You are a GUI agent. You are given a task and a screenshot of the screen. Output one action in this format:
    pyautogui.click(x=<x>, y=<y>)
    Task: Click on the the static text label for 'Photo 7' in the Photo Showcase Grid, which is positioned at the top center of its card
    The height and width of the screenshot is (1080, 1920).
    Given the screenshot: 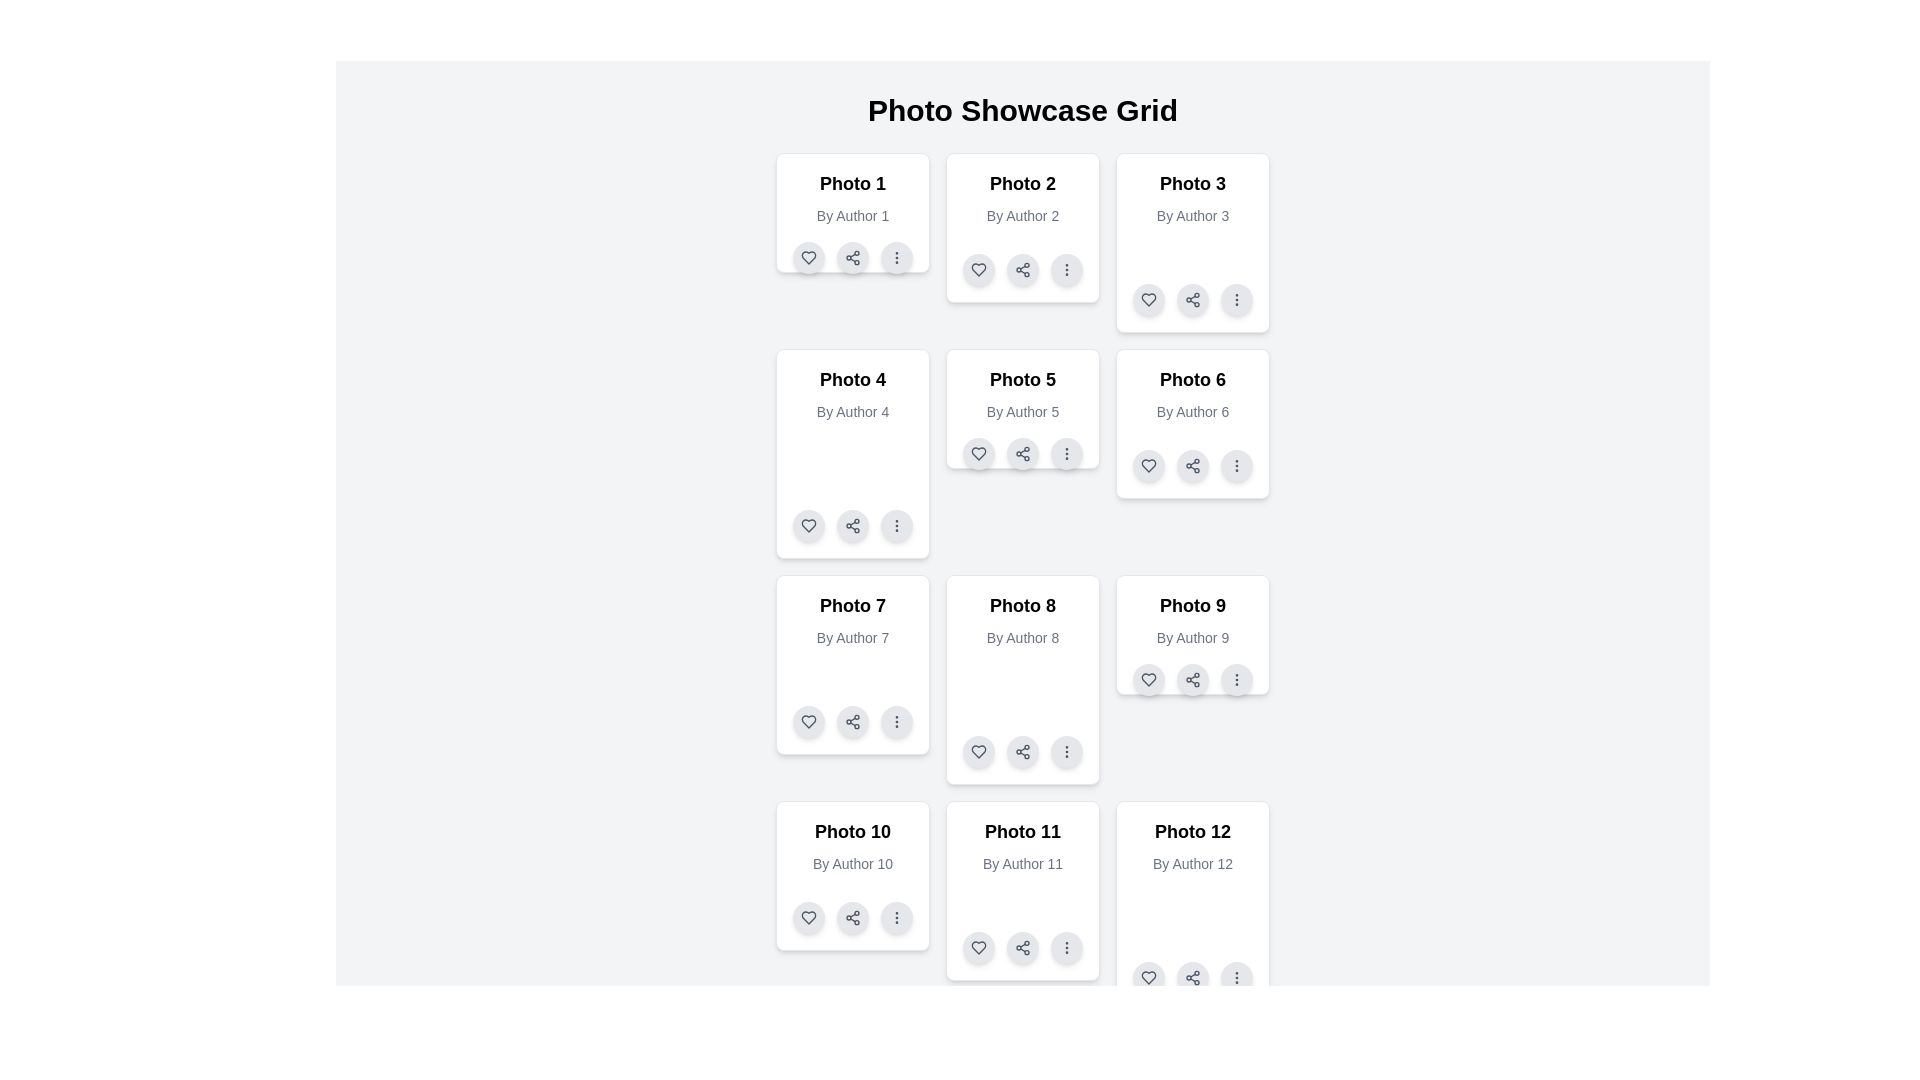 What is the action you would take?
    pyautogui.click(x=853, y=604)
    